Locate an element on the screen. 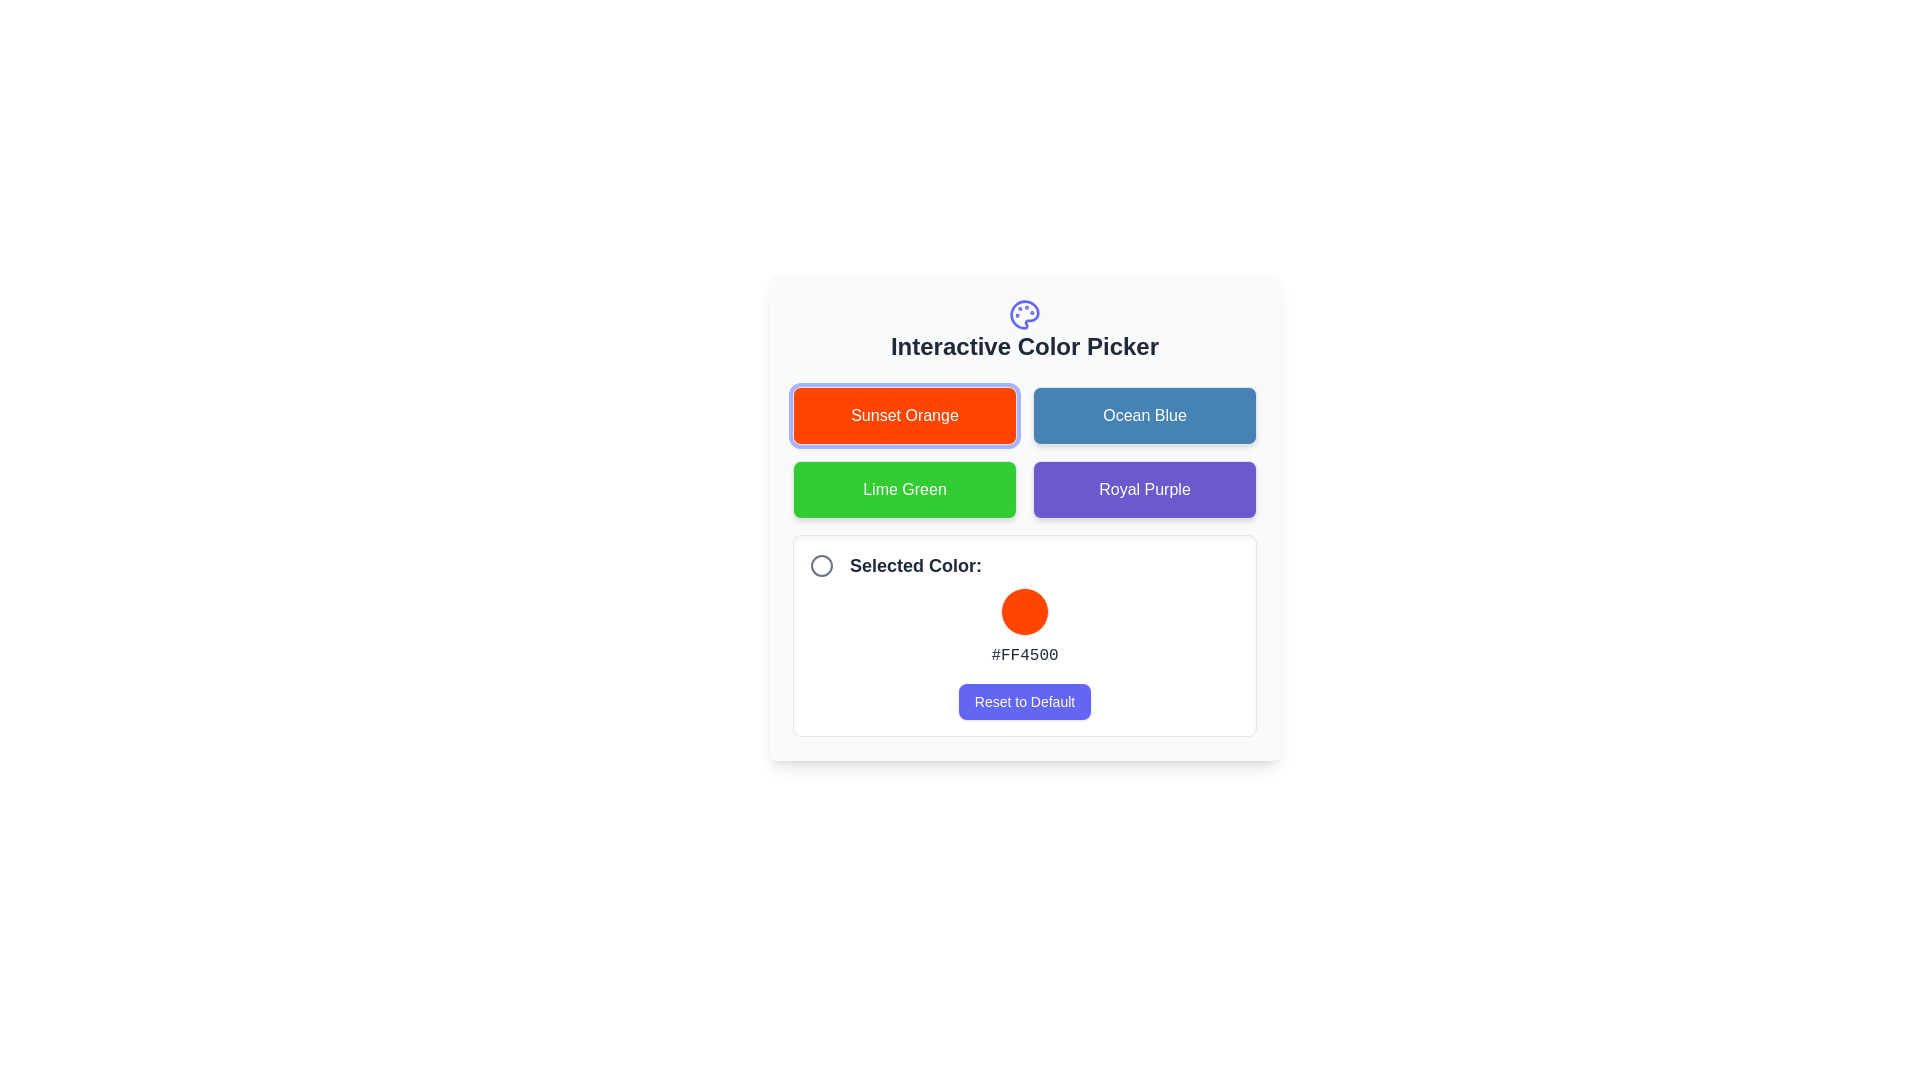 The width and height of the screenshot is (1920, 1080). the Header element that introduces the Interactive Color Picker feature, positioned at the top of the interface is located at coordinates (1025, 330).